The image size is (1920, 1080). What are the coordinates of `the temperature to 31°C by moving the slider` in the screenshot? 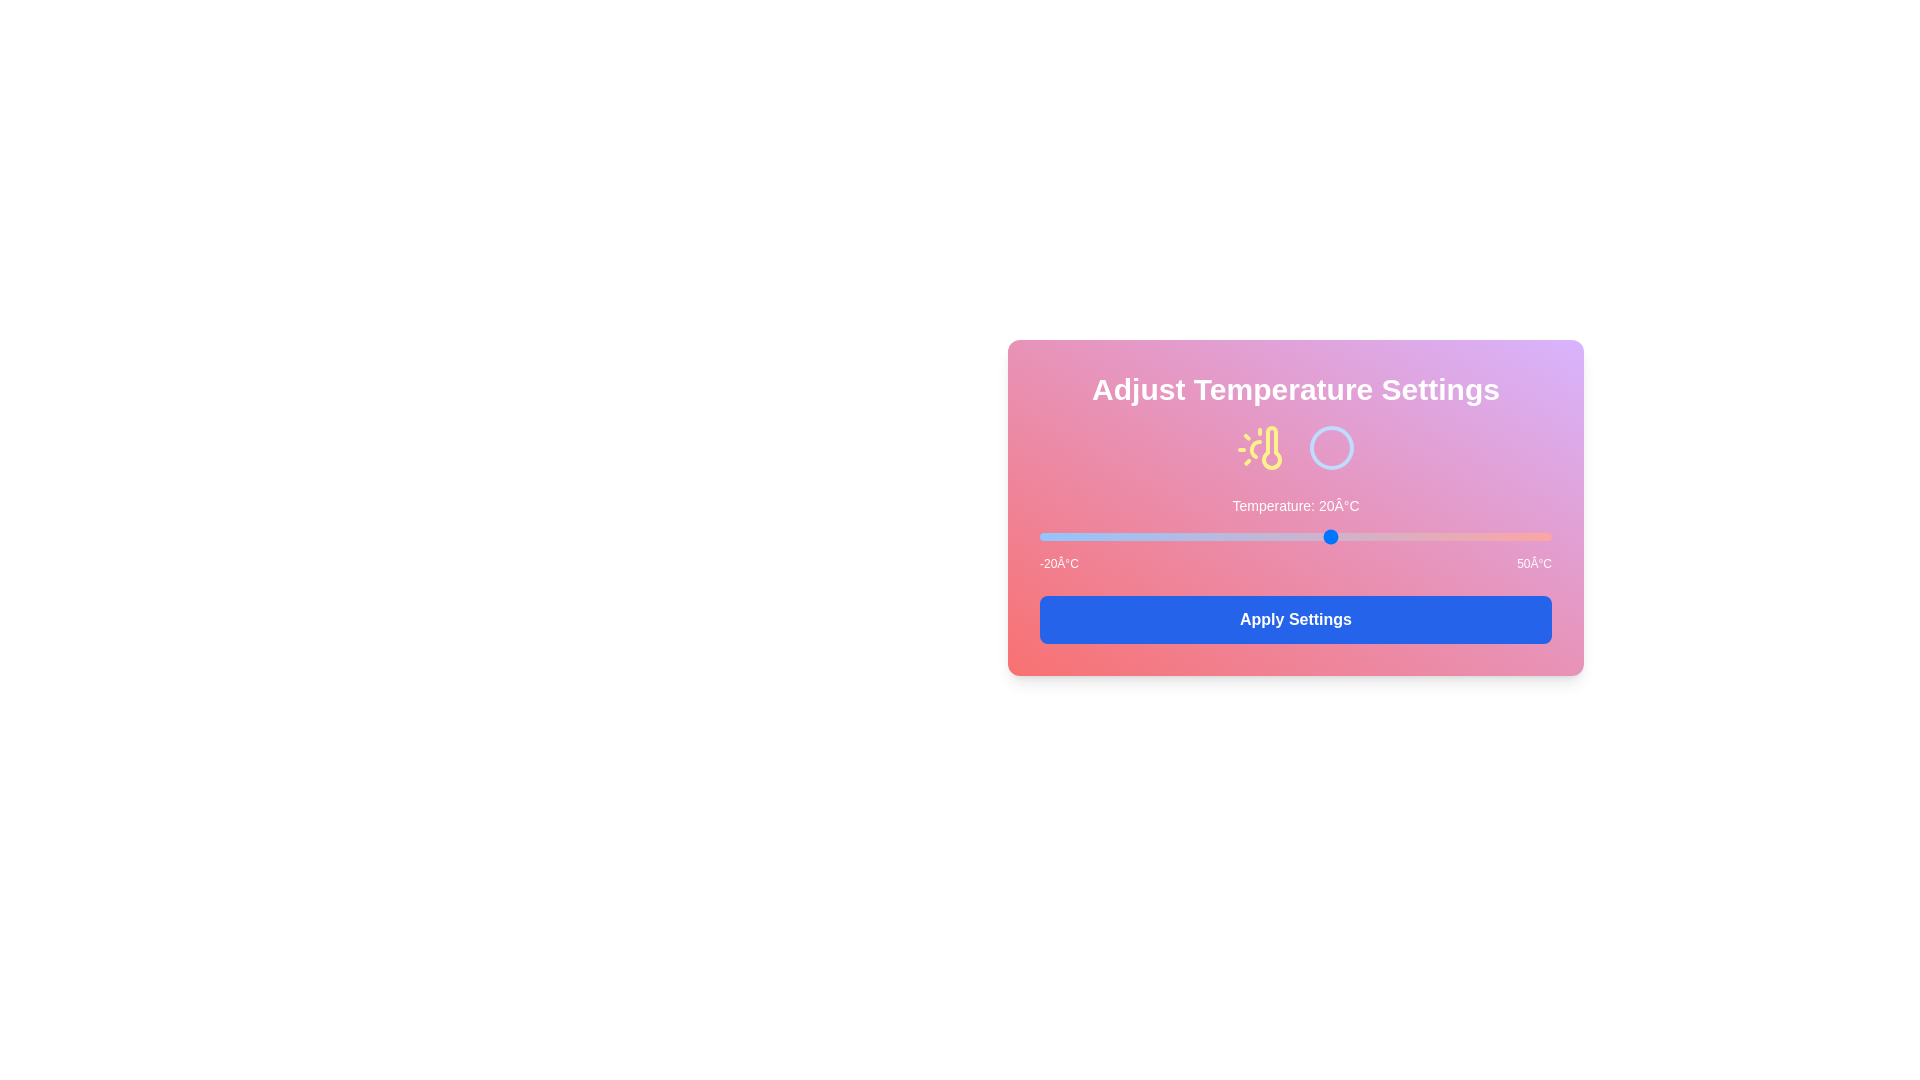 It's located at (1412, 535).